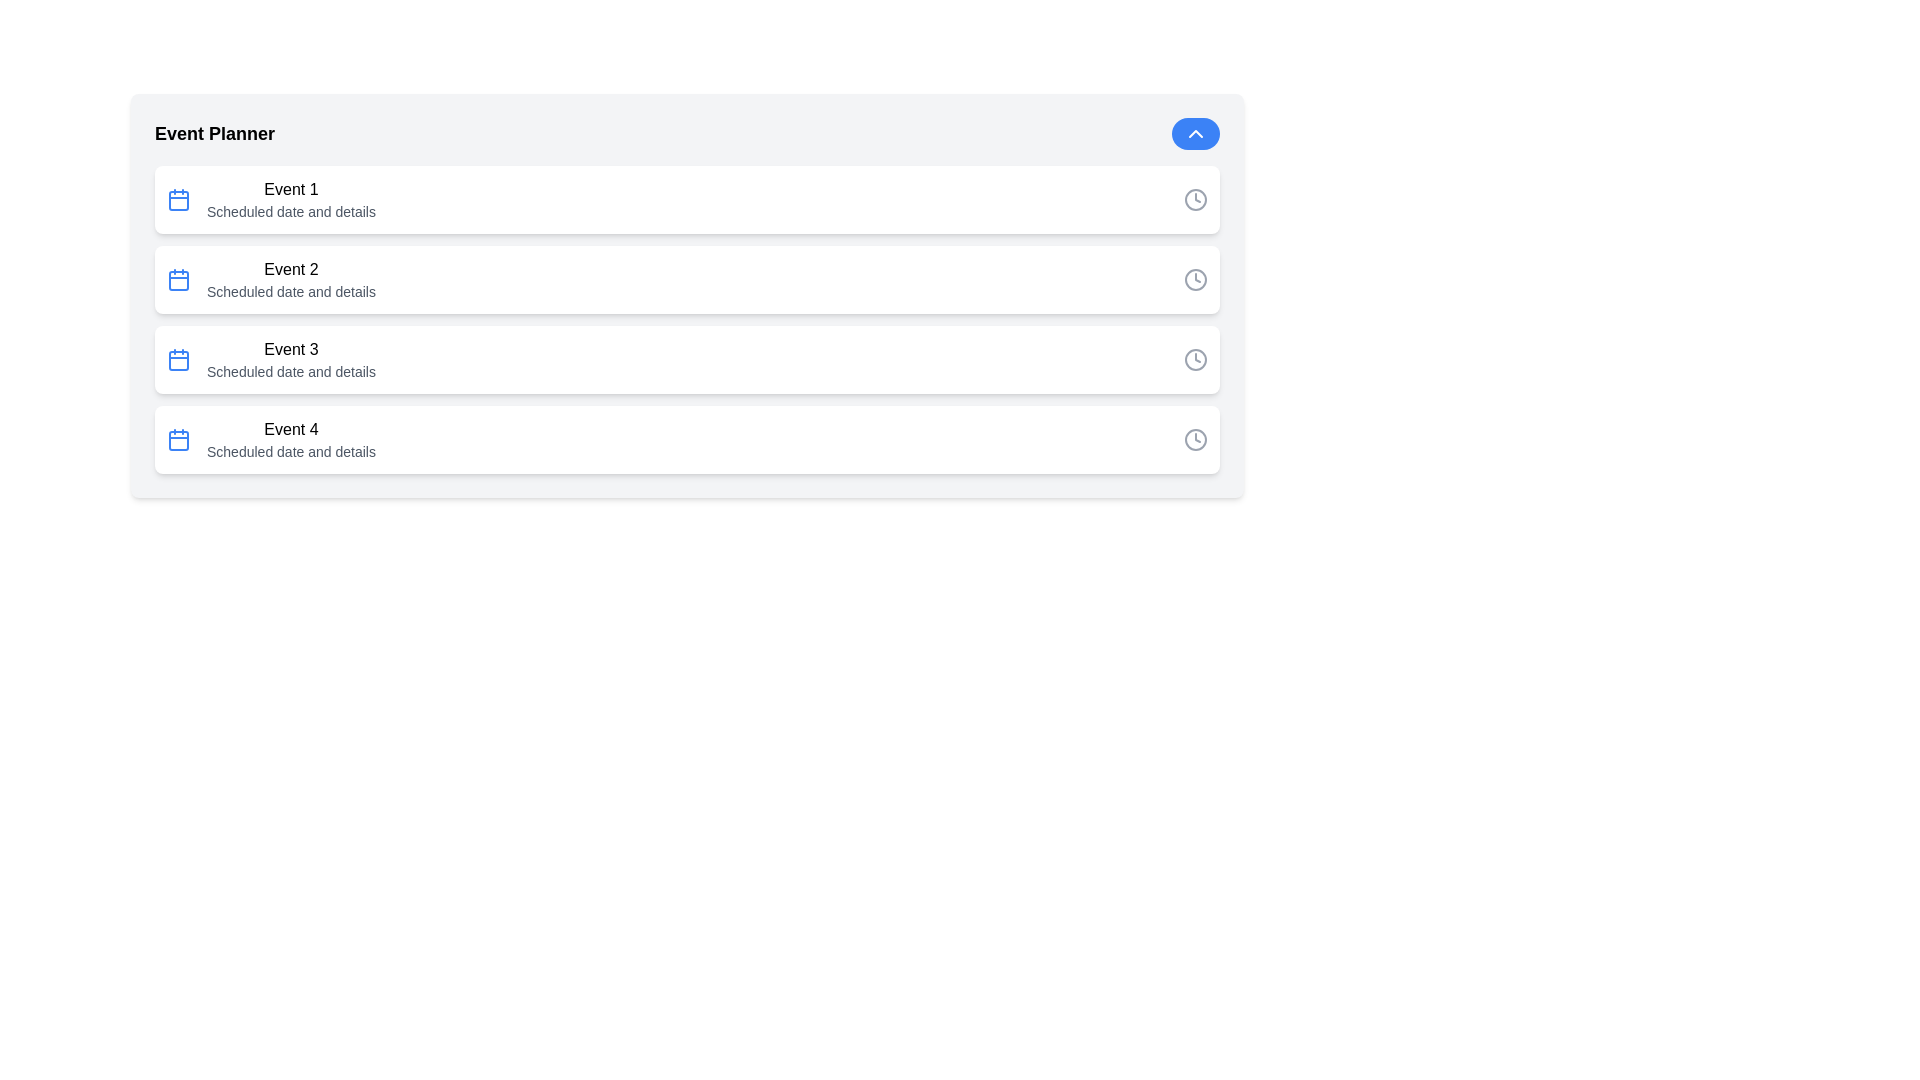 This screenshot has height=1080, width=1920. I want to click on the informative text label for 'Event 2', which is located below the title in the second entry of a vertically aligned list of events, so click(290, 292).